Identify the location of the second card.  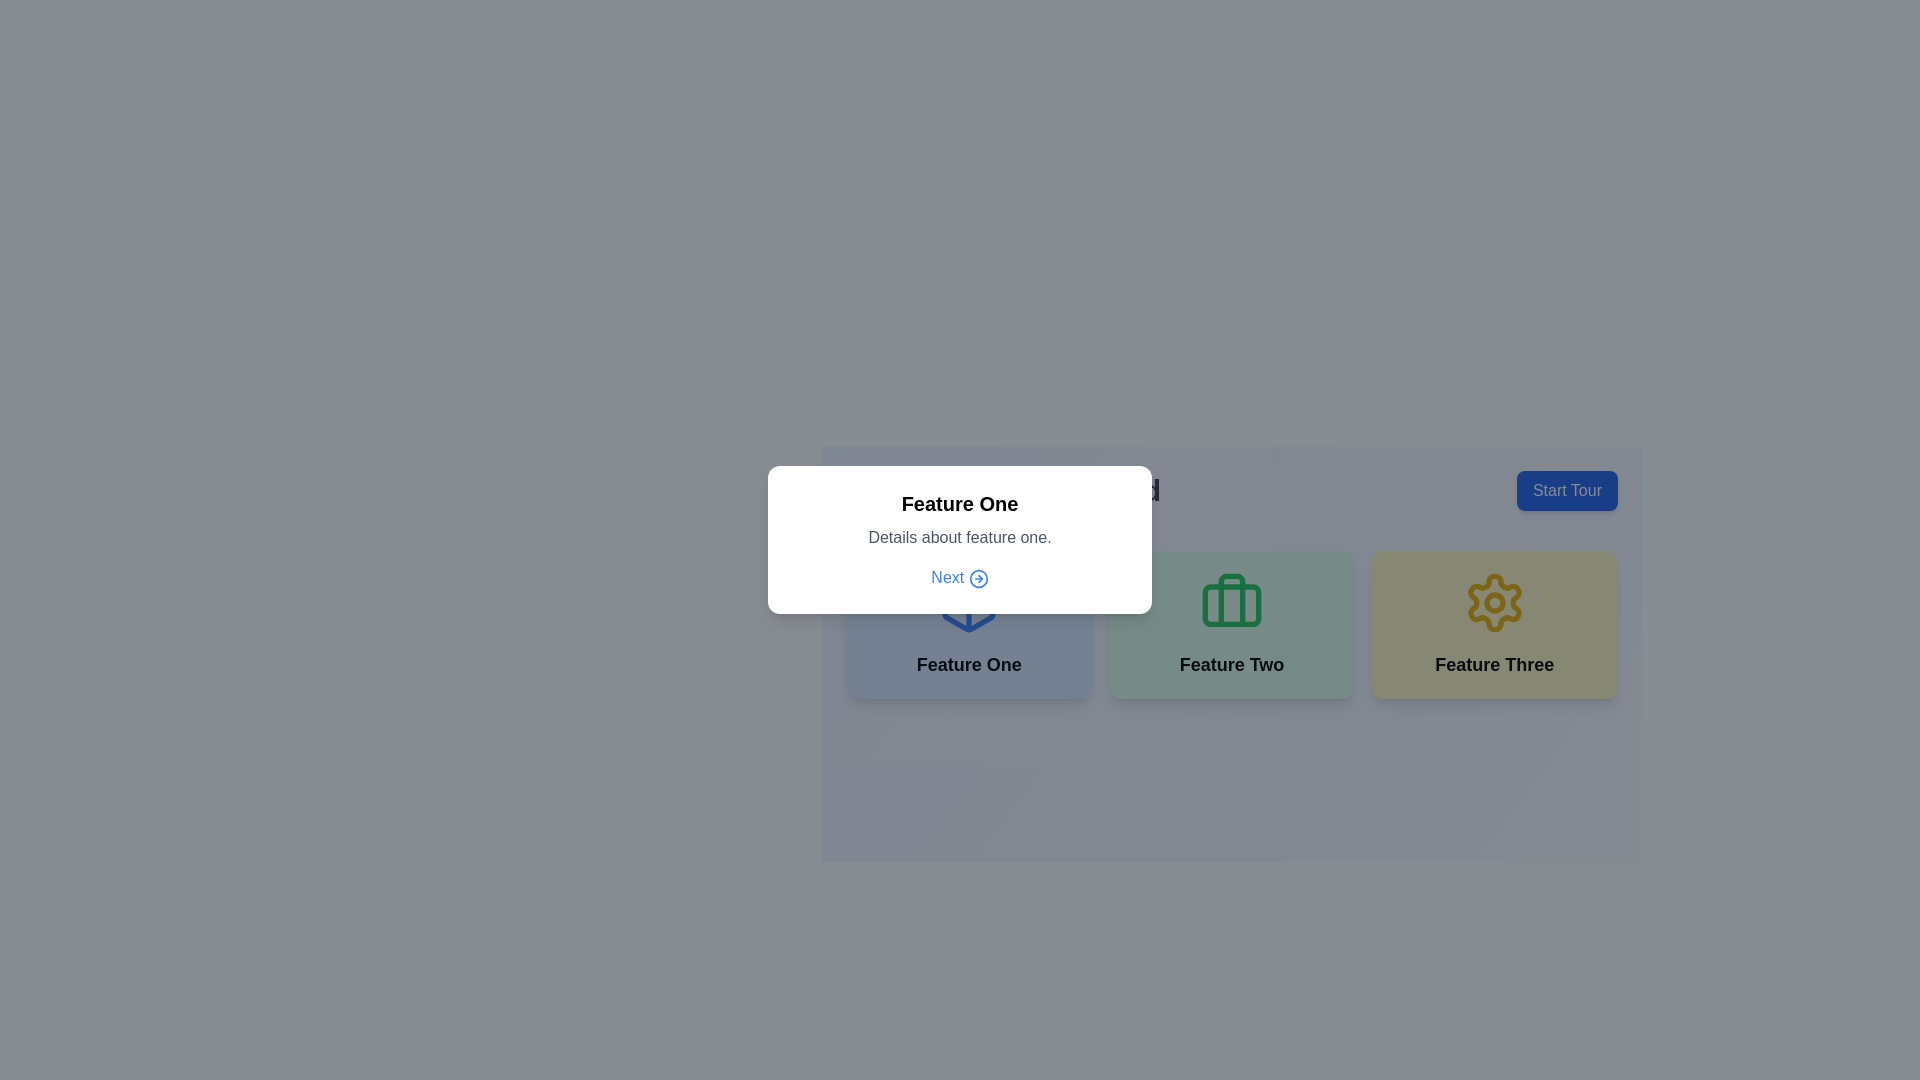
(1231, 623).